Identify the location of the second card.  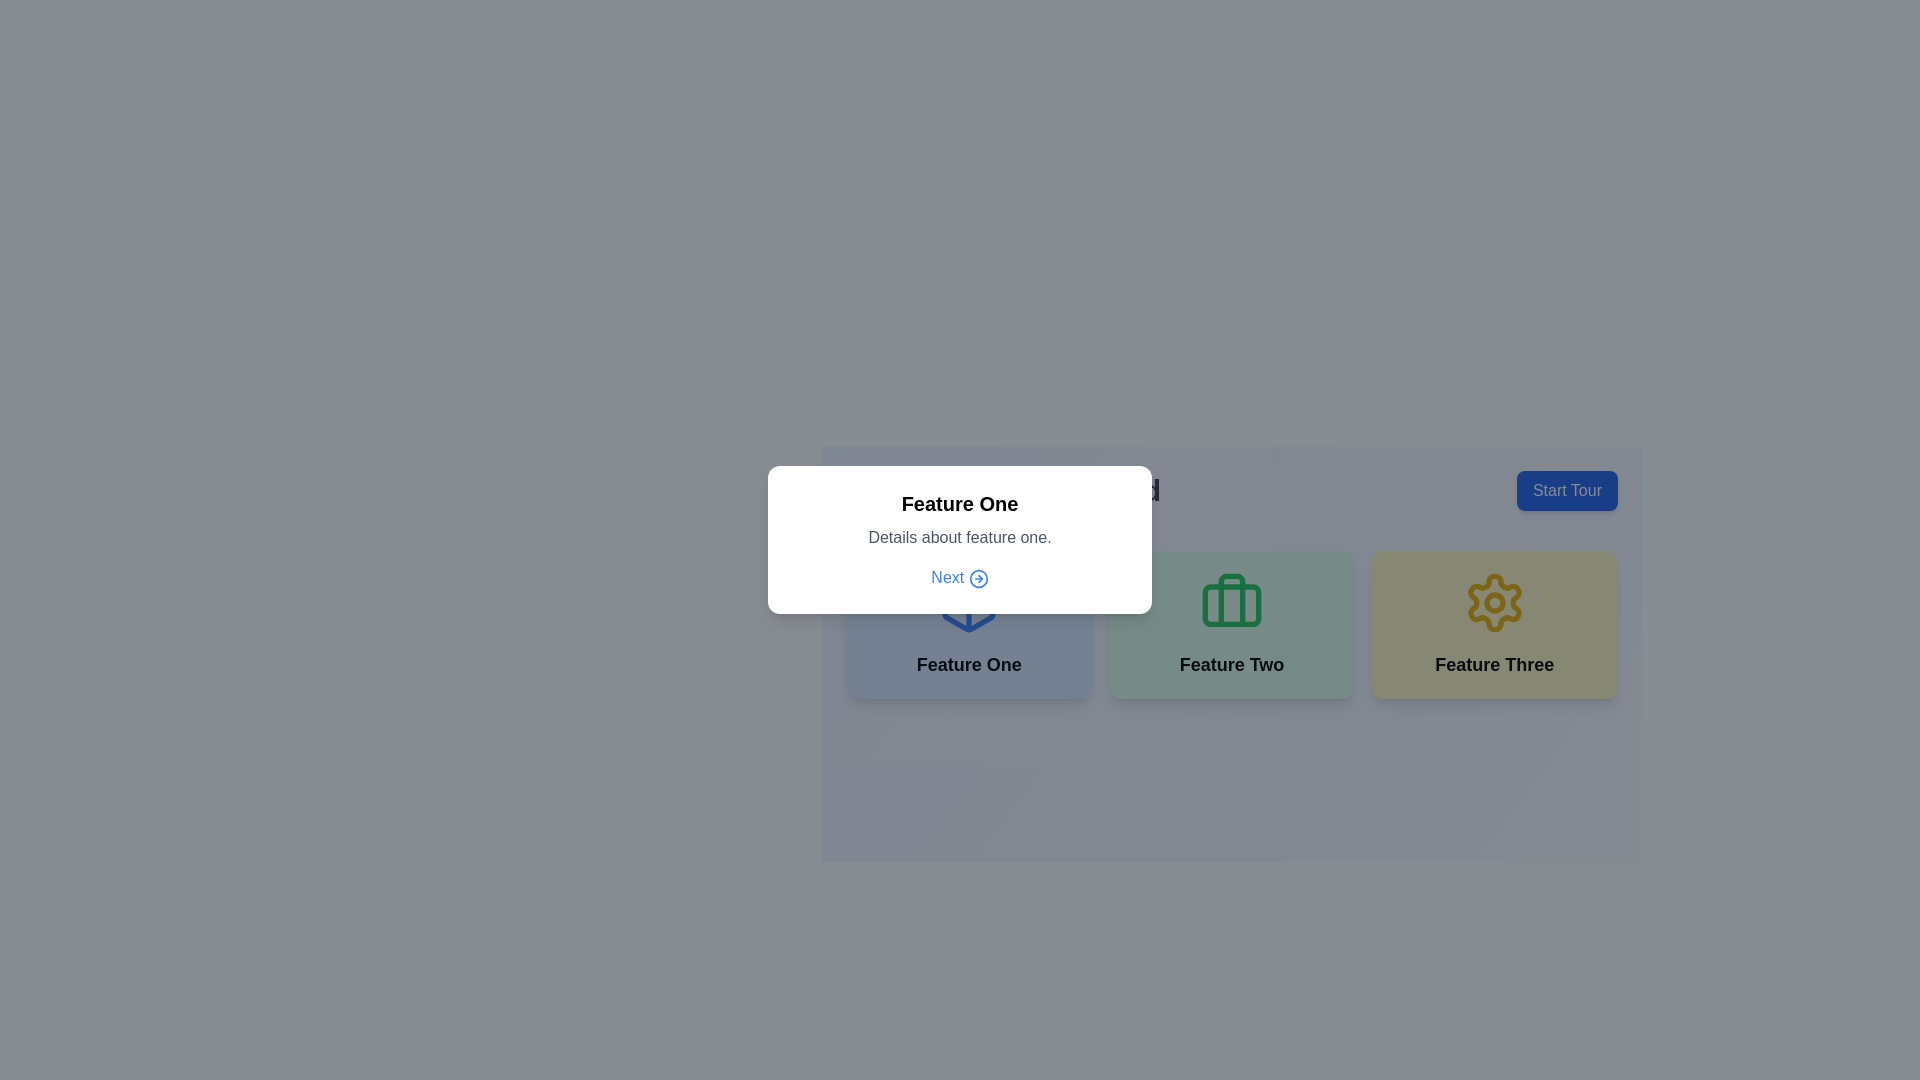
(1231, 623).